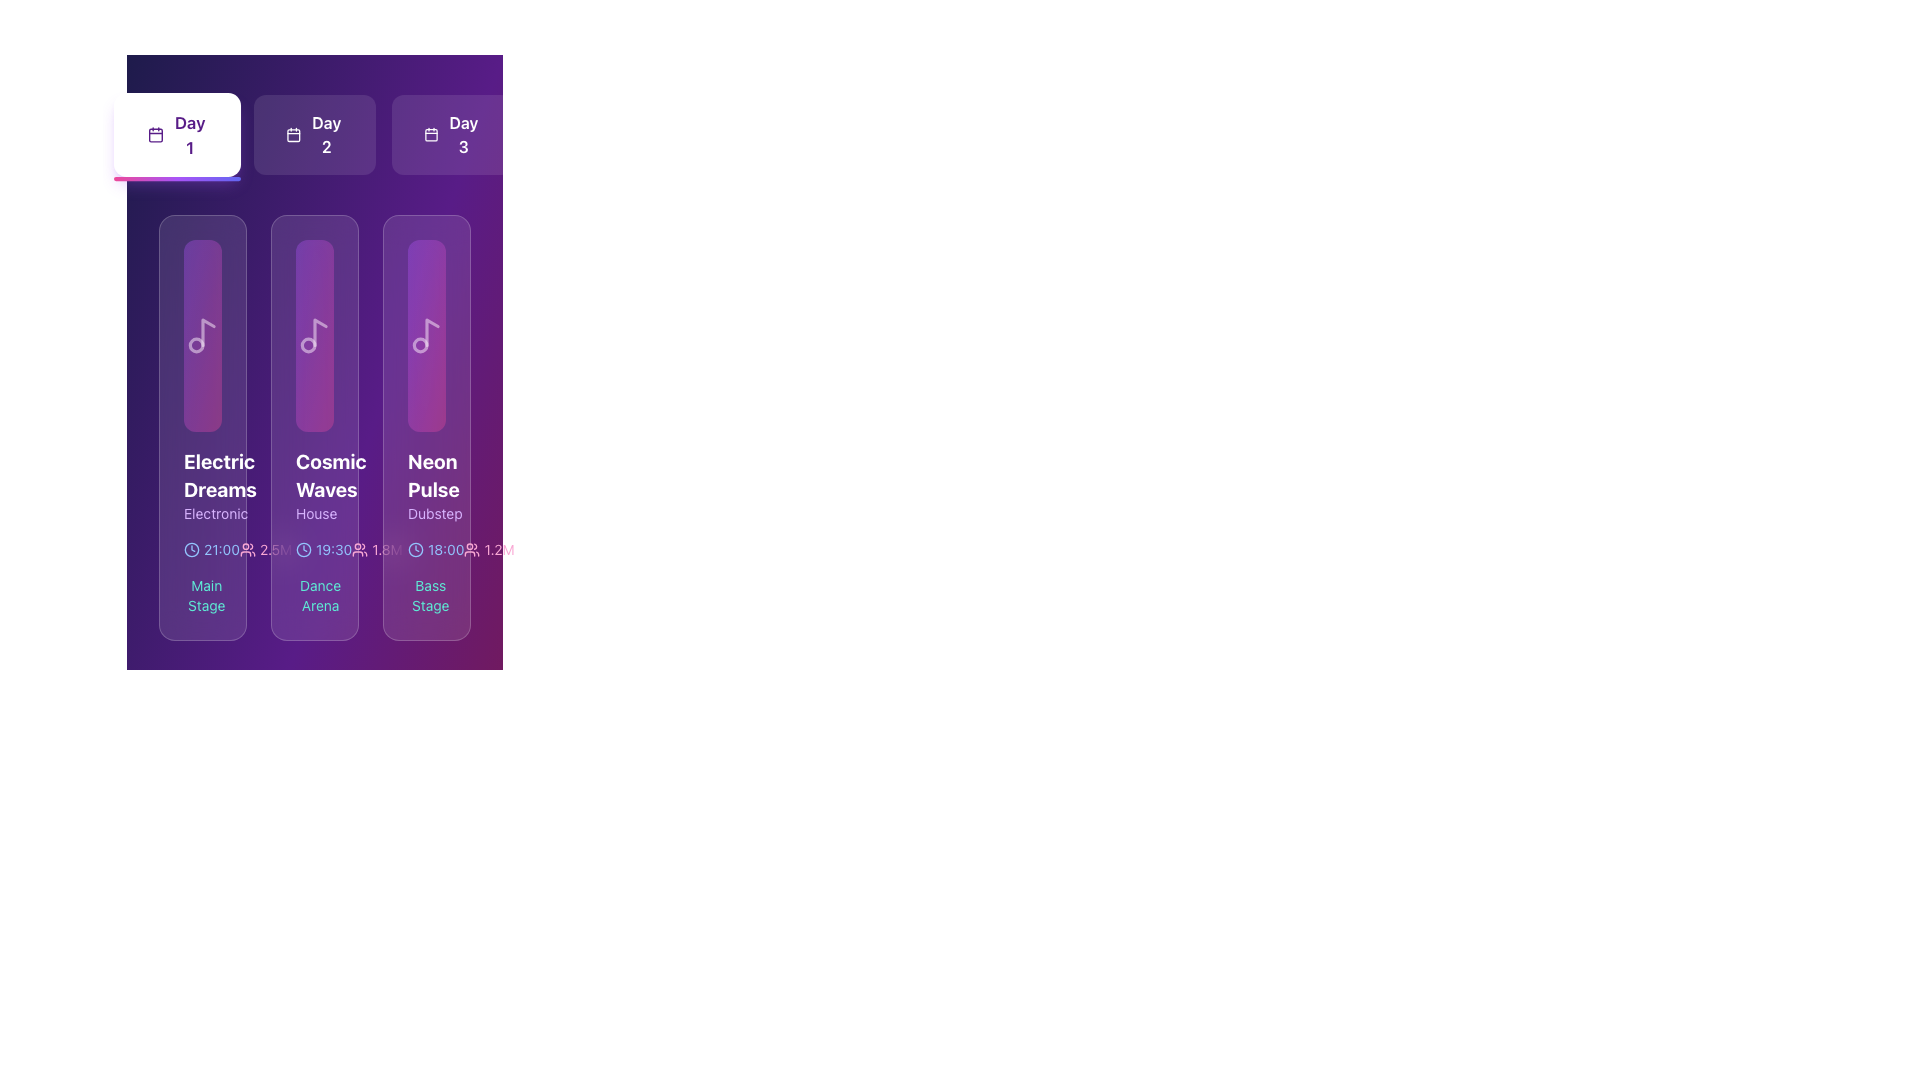 This screenshot has height=1080, width=1920. Describe the element at coordinates (202, 334) in the screenshot. I see `design of the vertically elongated rectangular music icon component with a gradient from purple to pink, featuring a white music note, located in the middle of the leftmost column` at that location.